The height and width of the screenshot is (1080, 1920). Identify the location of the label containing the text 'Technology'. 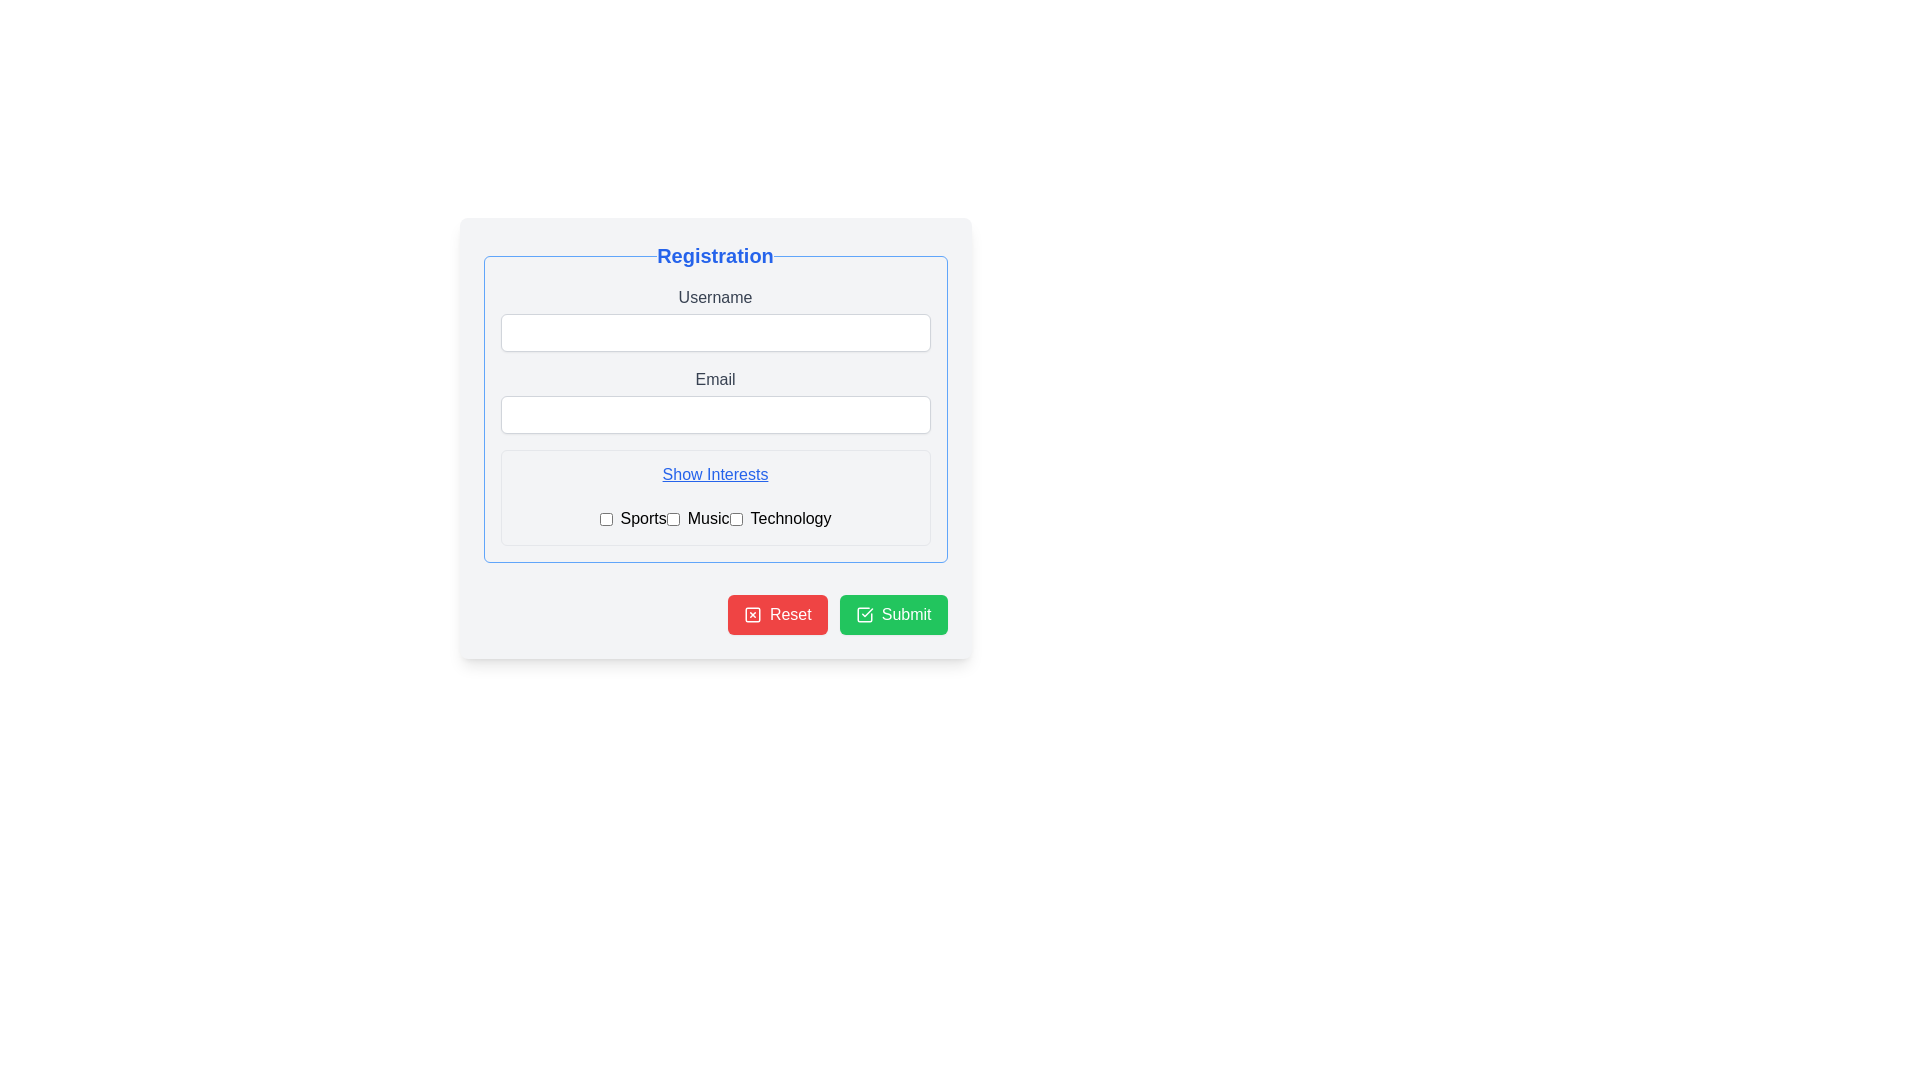
(790, 518).